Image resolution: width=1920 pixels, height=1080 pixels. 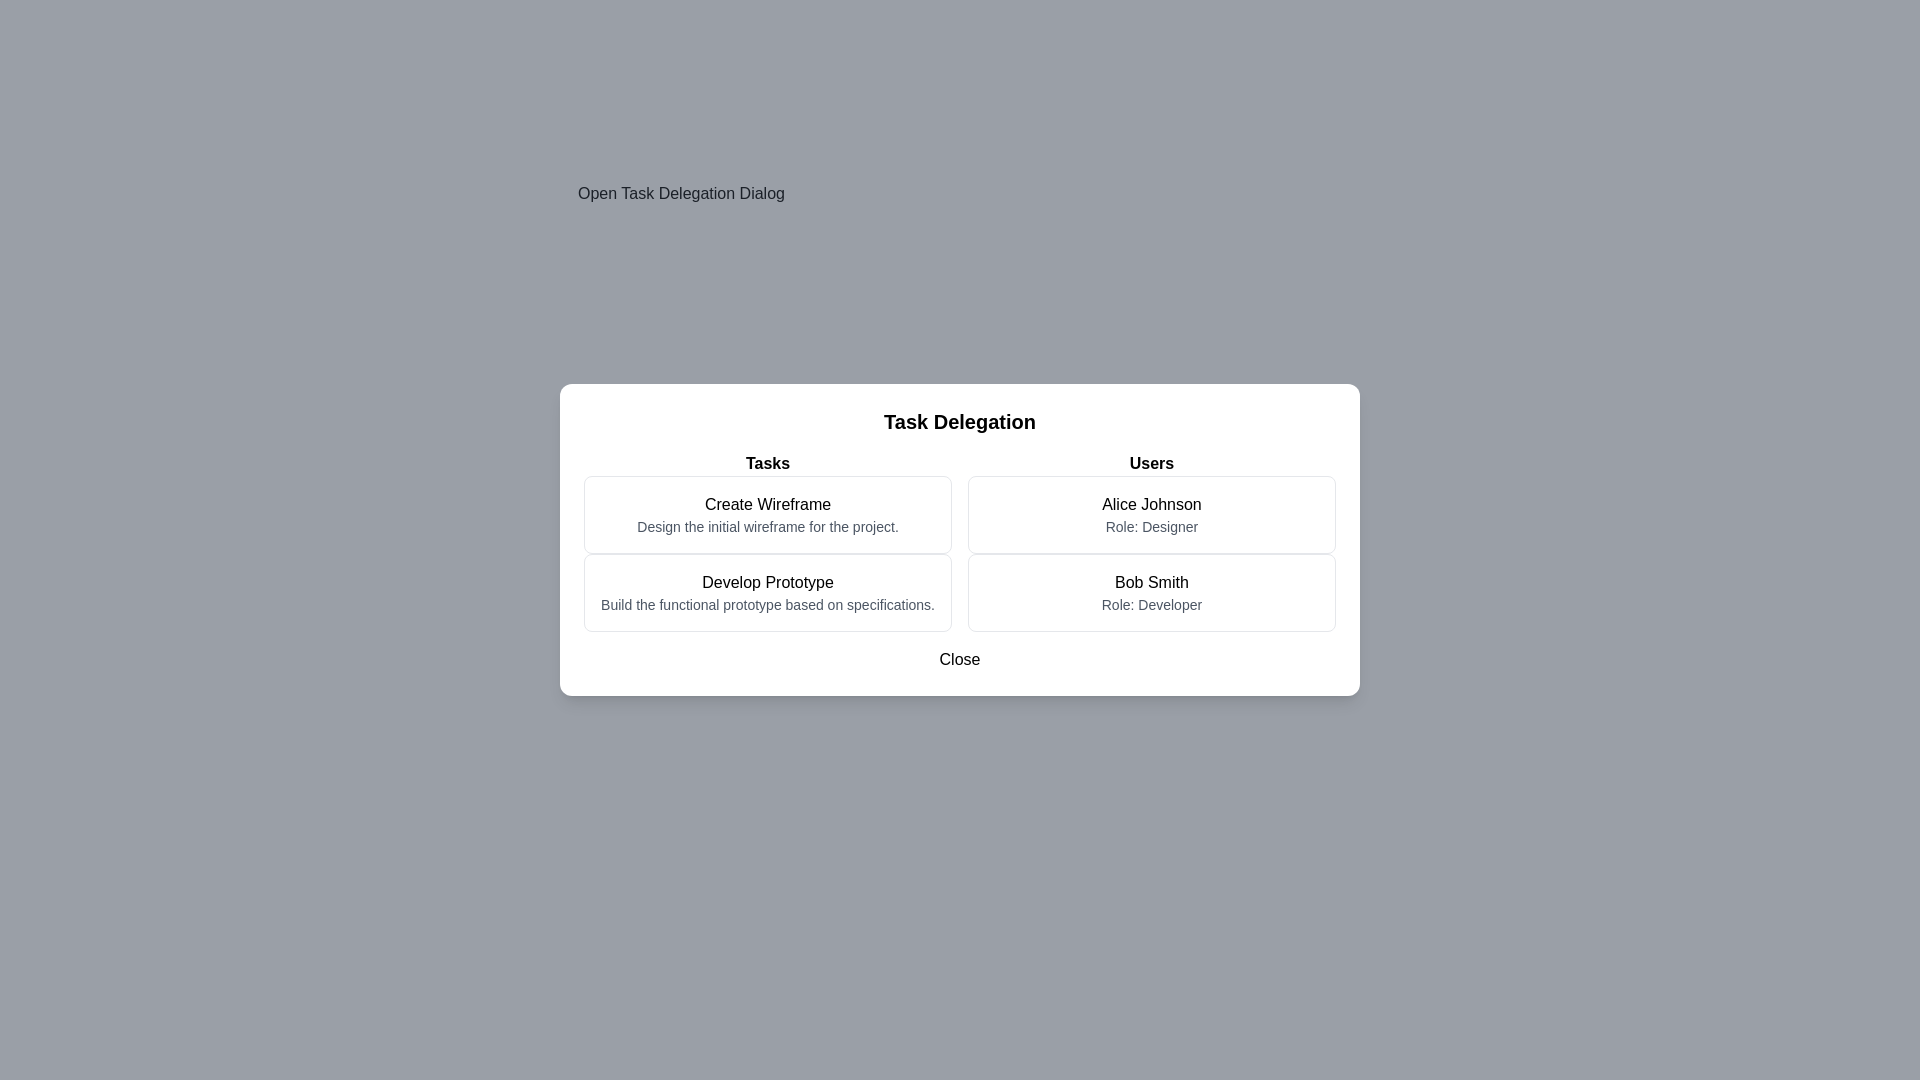 I want to click on the task 'Develop Prototype' from the list, so click(x=767, y=592).